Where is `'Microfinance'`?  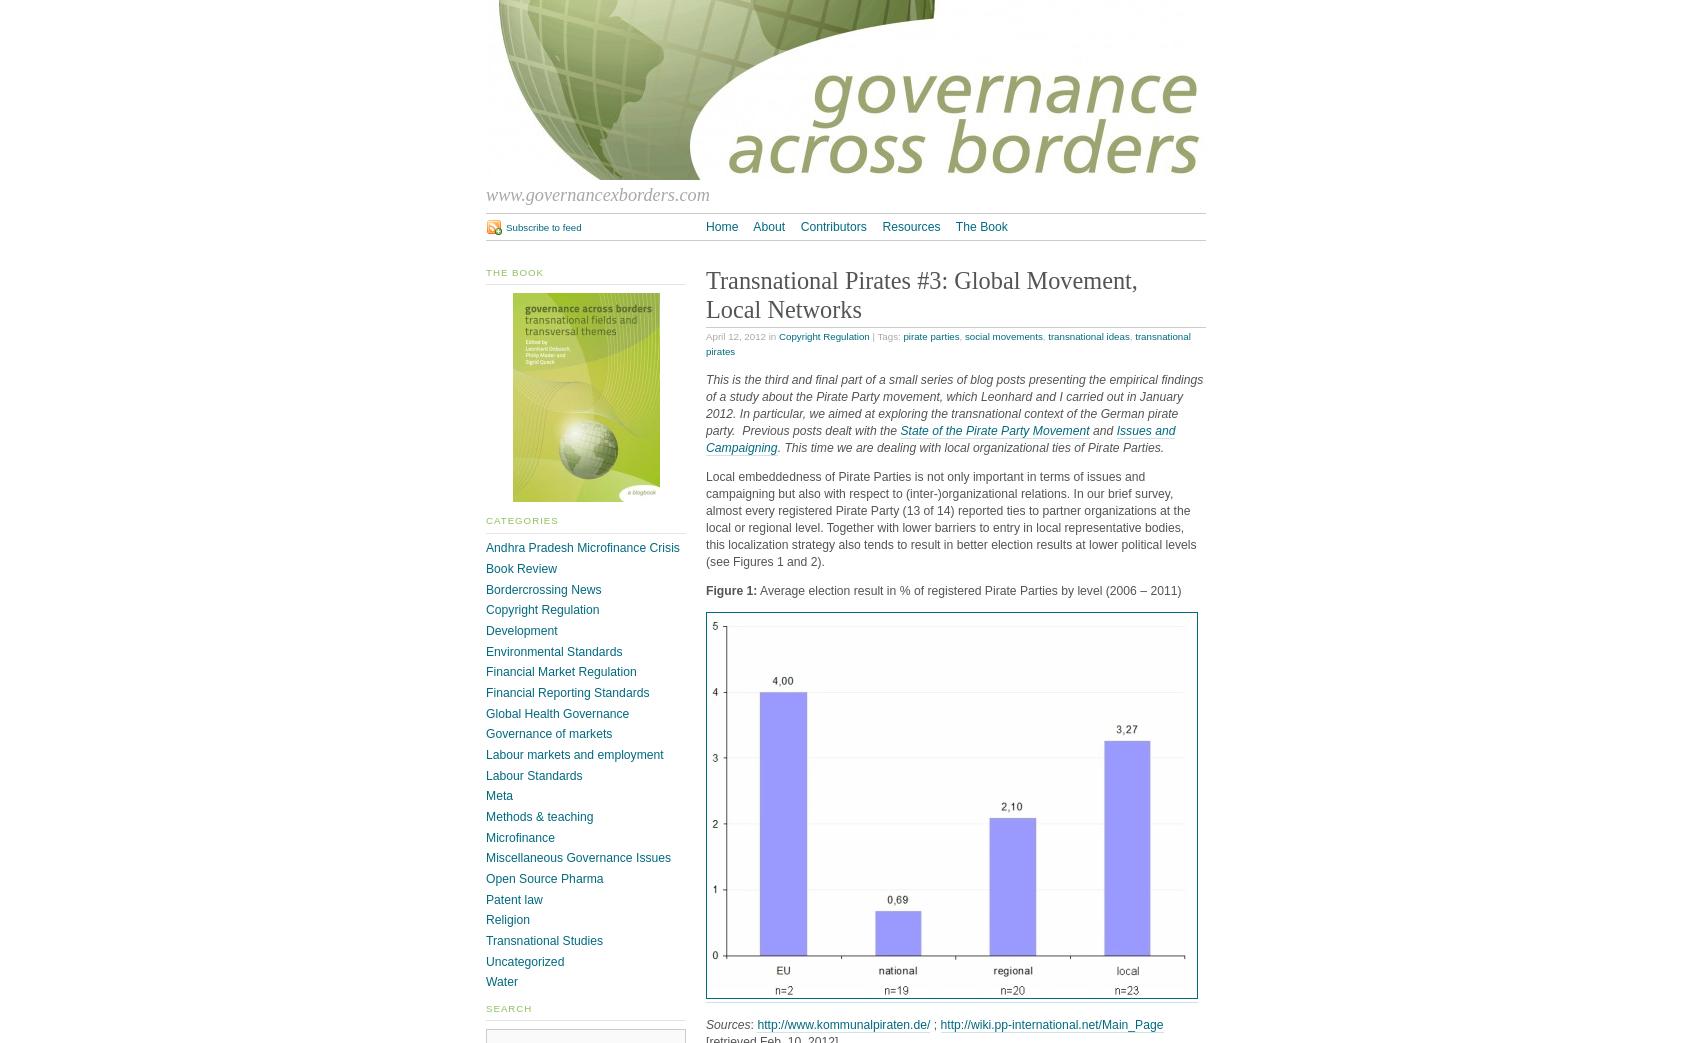 'Microfinance' is located at coordinates (484, 837).